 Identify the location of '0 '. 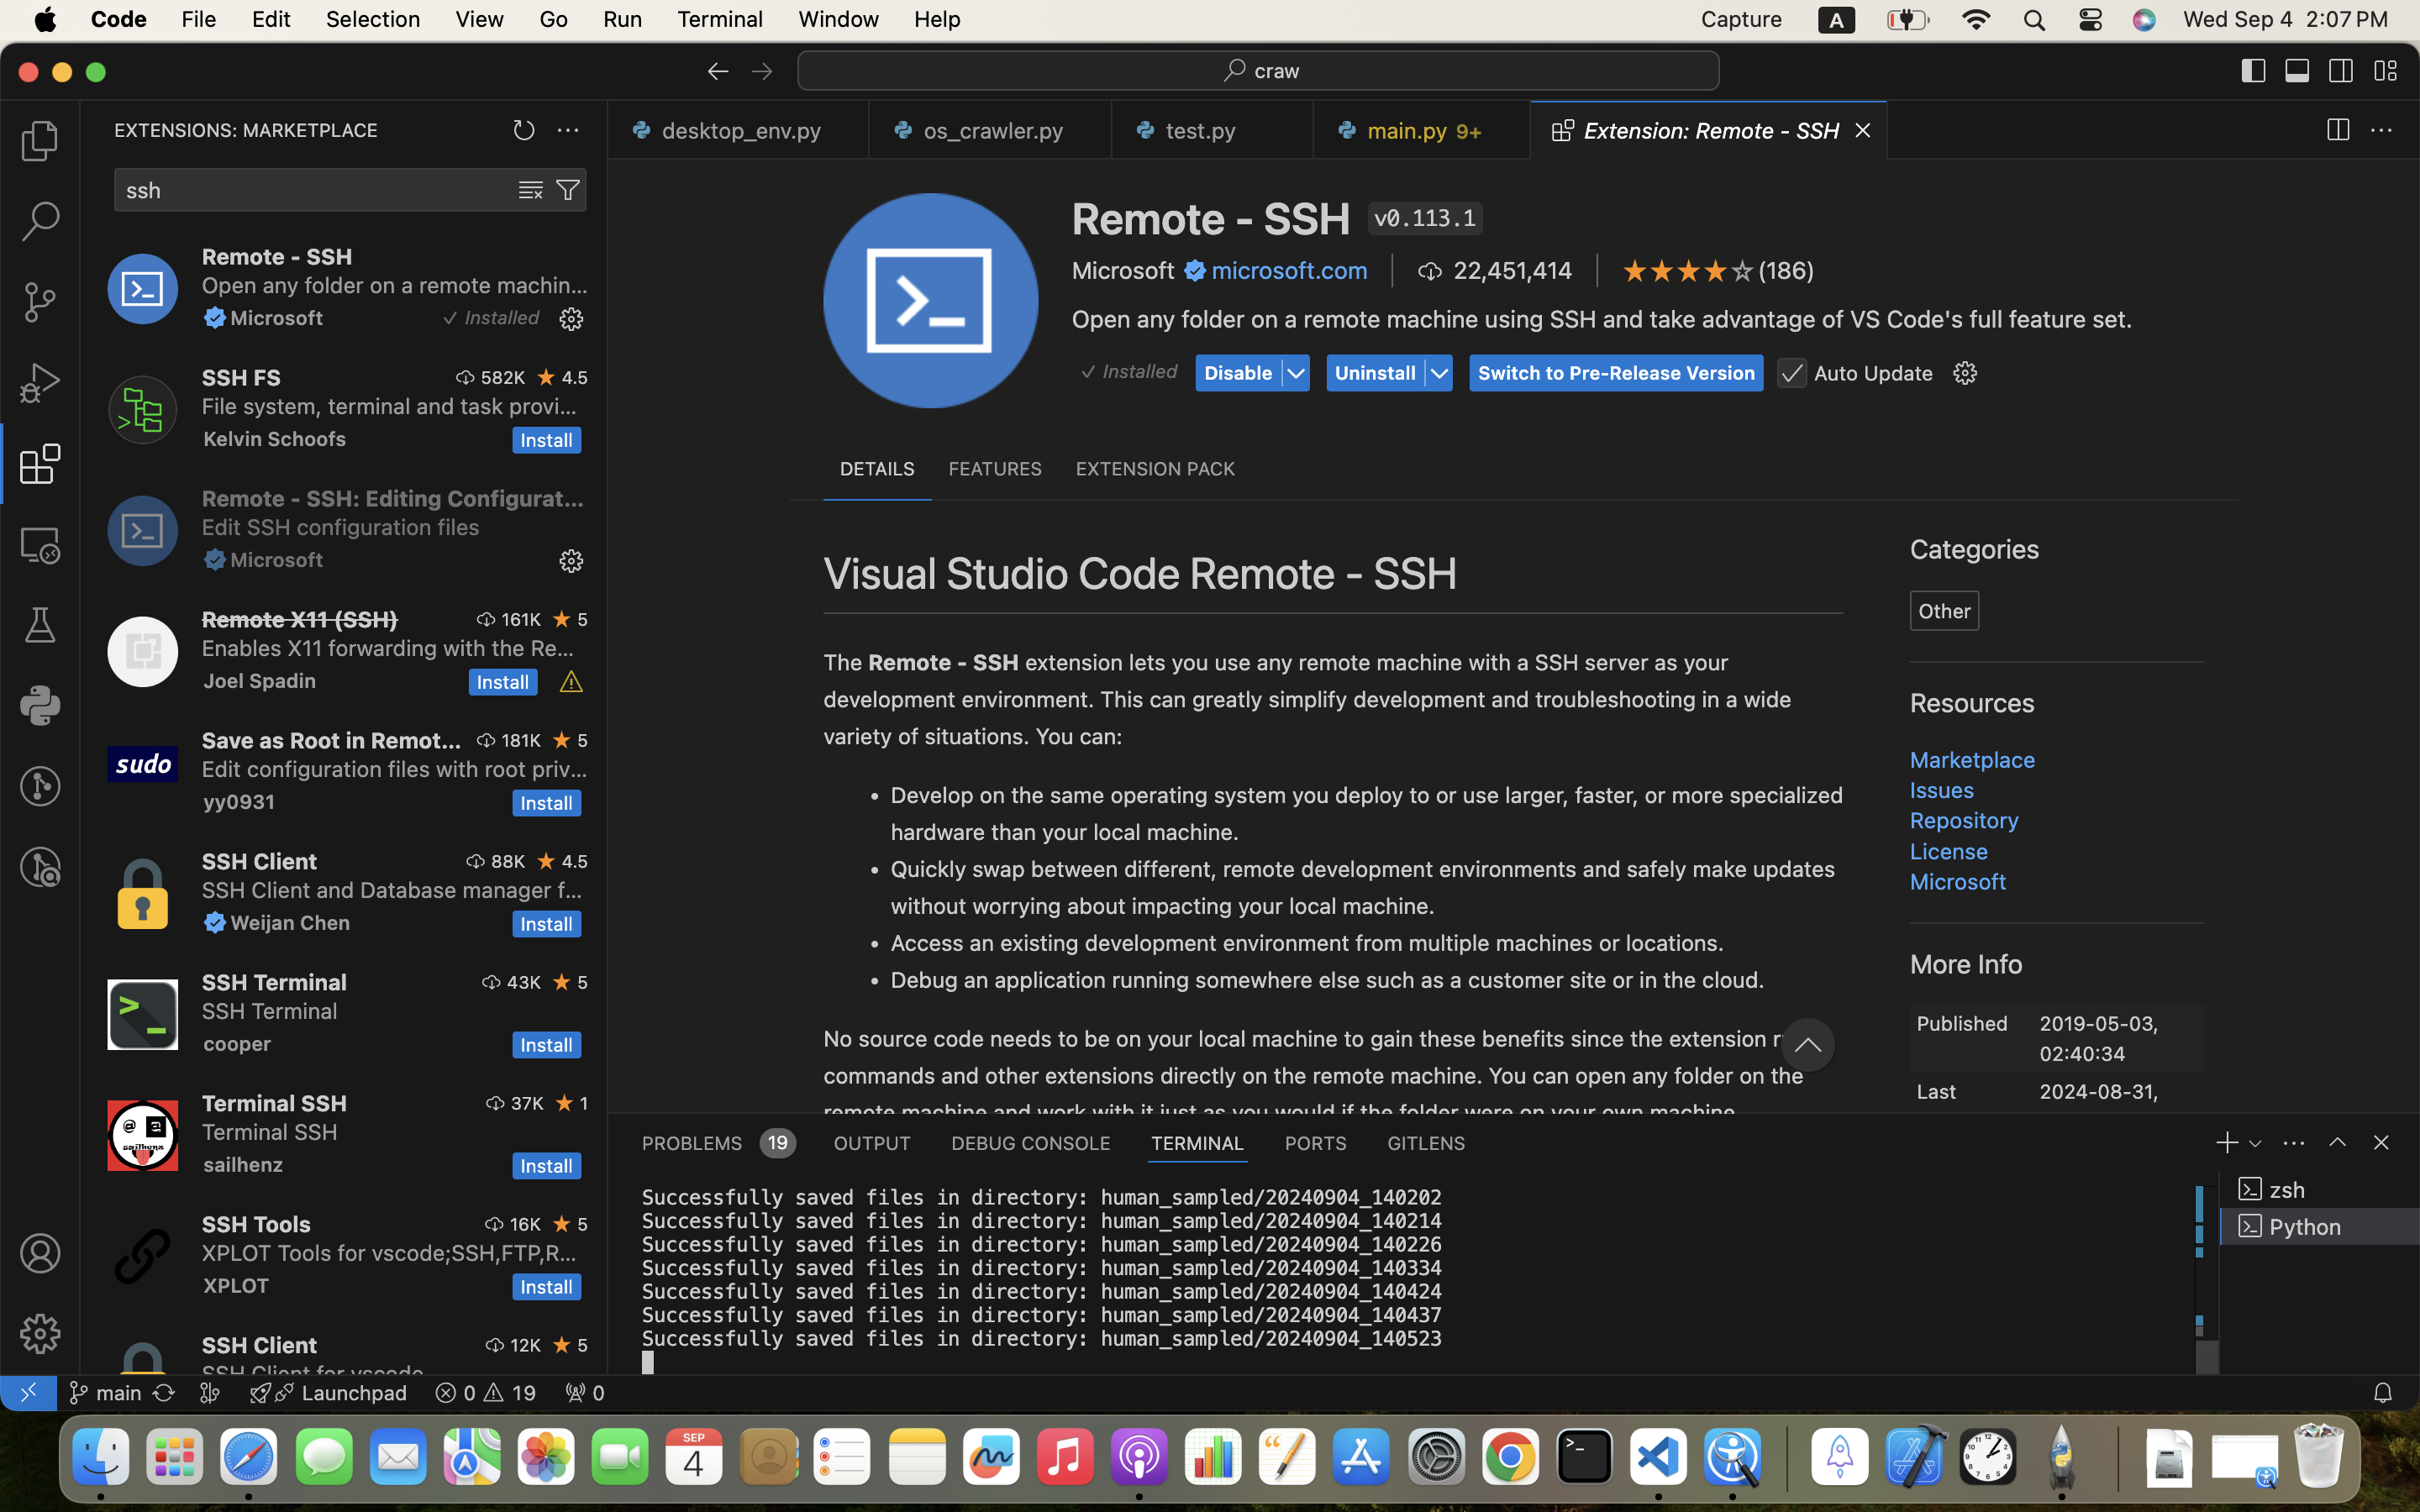
(39, 139).